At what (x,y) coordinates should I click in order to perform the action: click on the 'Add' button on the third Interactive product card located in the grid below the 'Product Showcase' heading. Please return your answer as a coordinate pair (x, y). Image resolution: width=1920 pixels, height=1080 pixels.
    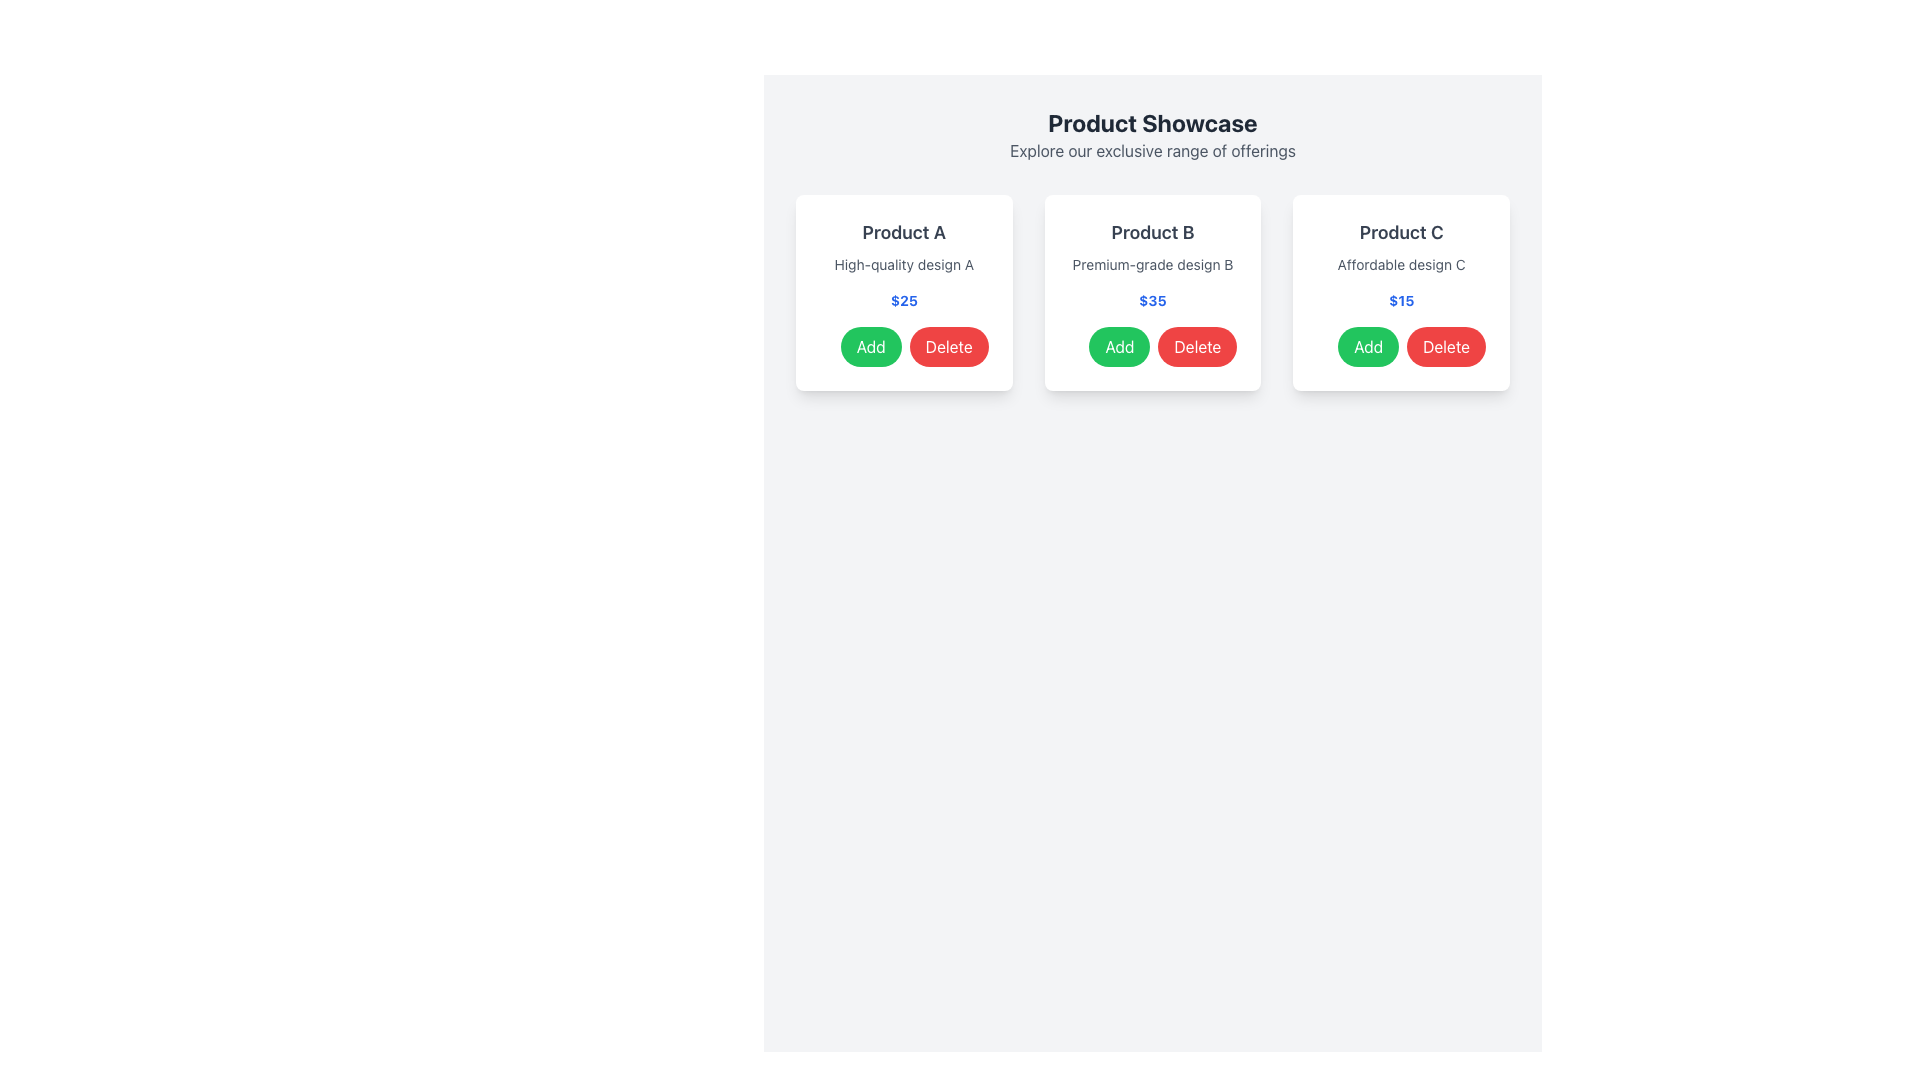
    Looking at the image, I should click on (1400, 293).